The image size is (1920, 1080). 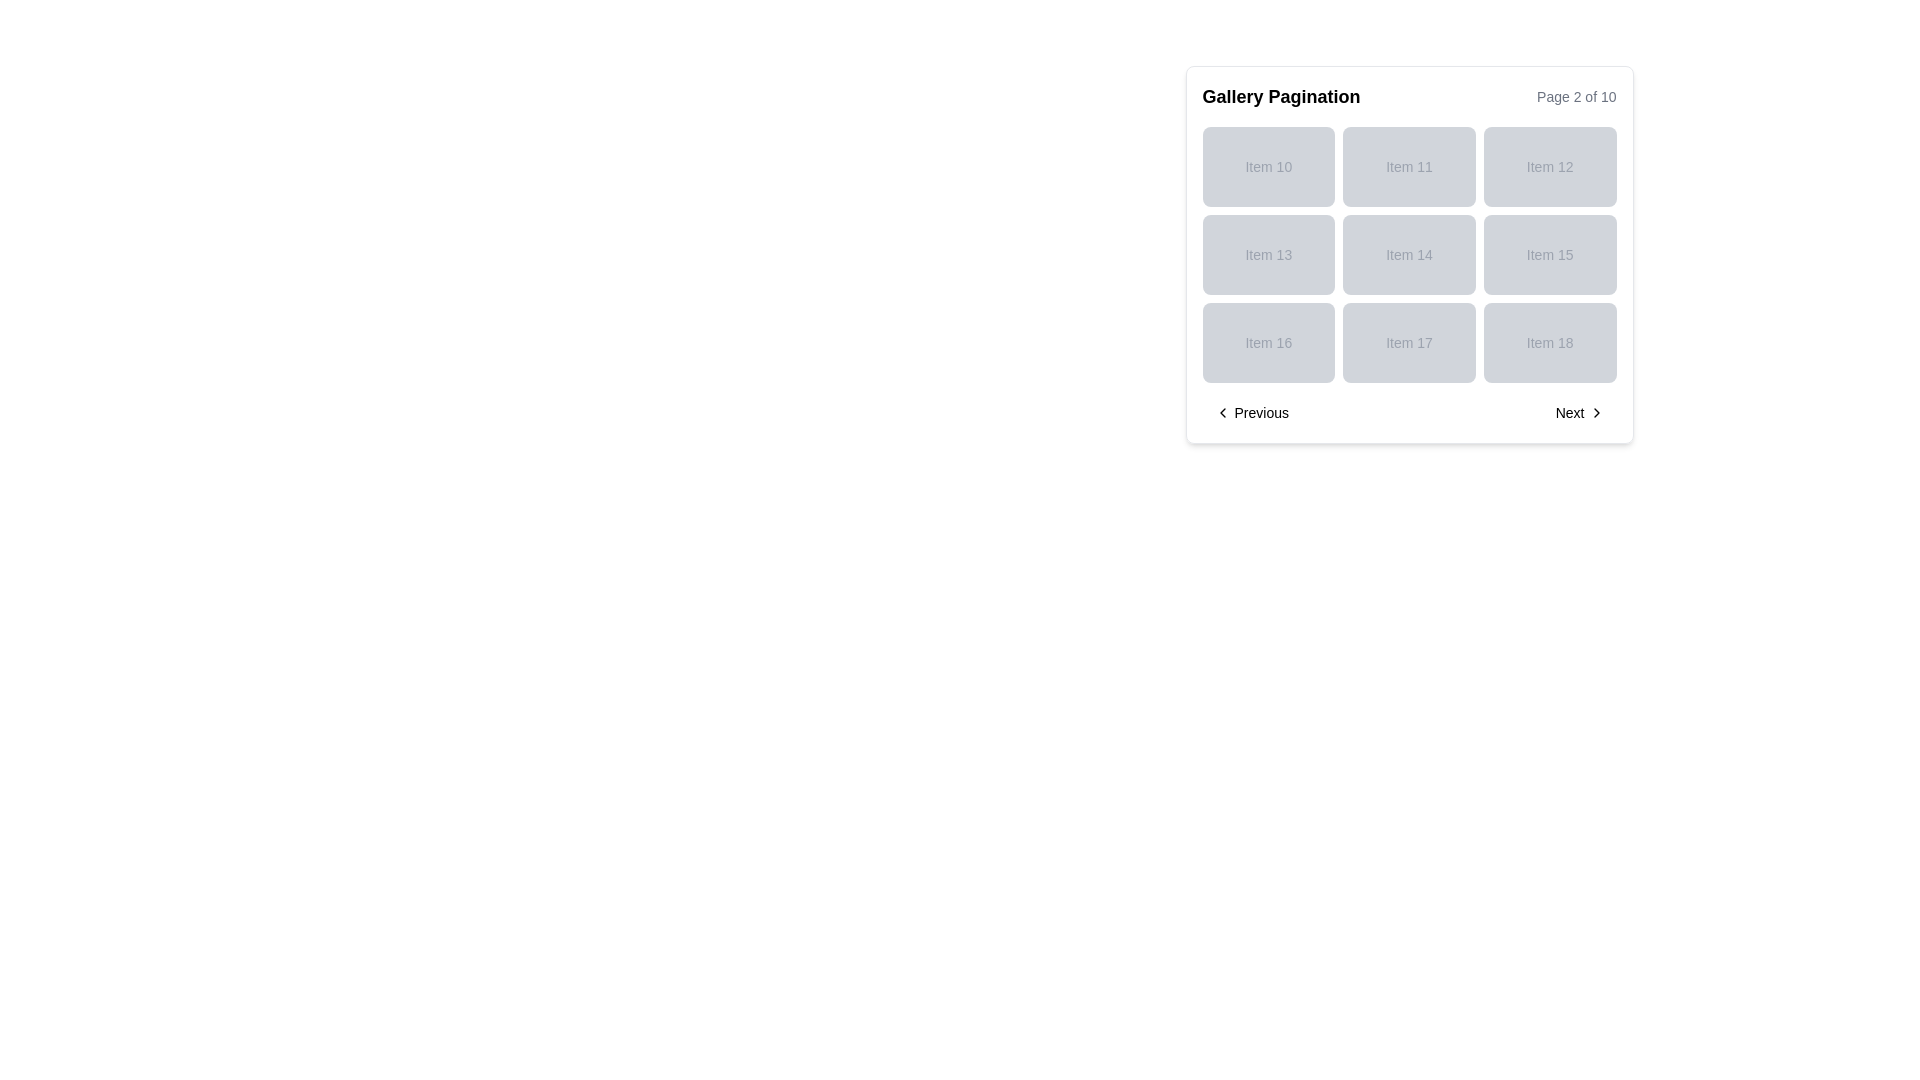 What do you see at coordinates (1575, 96) in the screenshot?
I see `the content of the static text label indicating the current page of the paginated gallery, specifically 'Page 2 of 10'` at bounding box center [1575, 96].